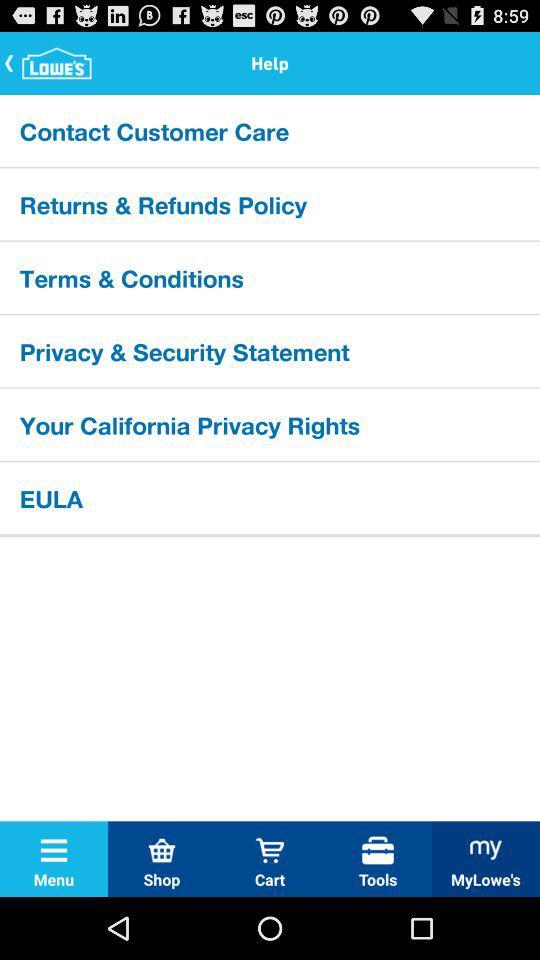 This screenshot has height=960, width=540. Describe the element at coordinates (270, 129) in the screenshot. I see `contact customer care icon` at that location.